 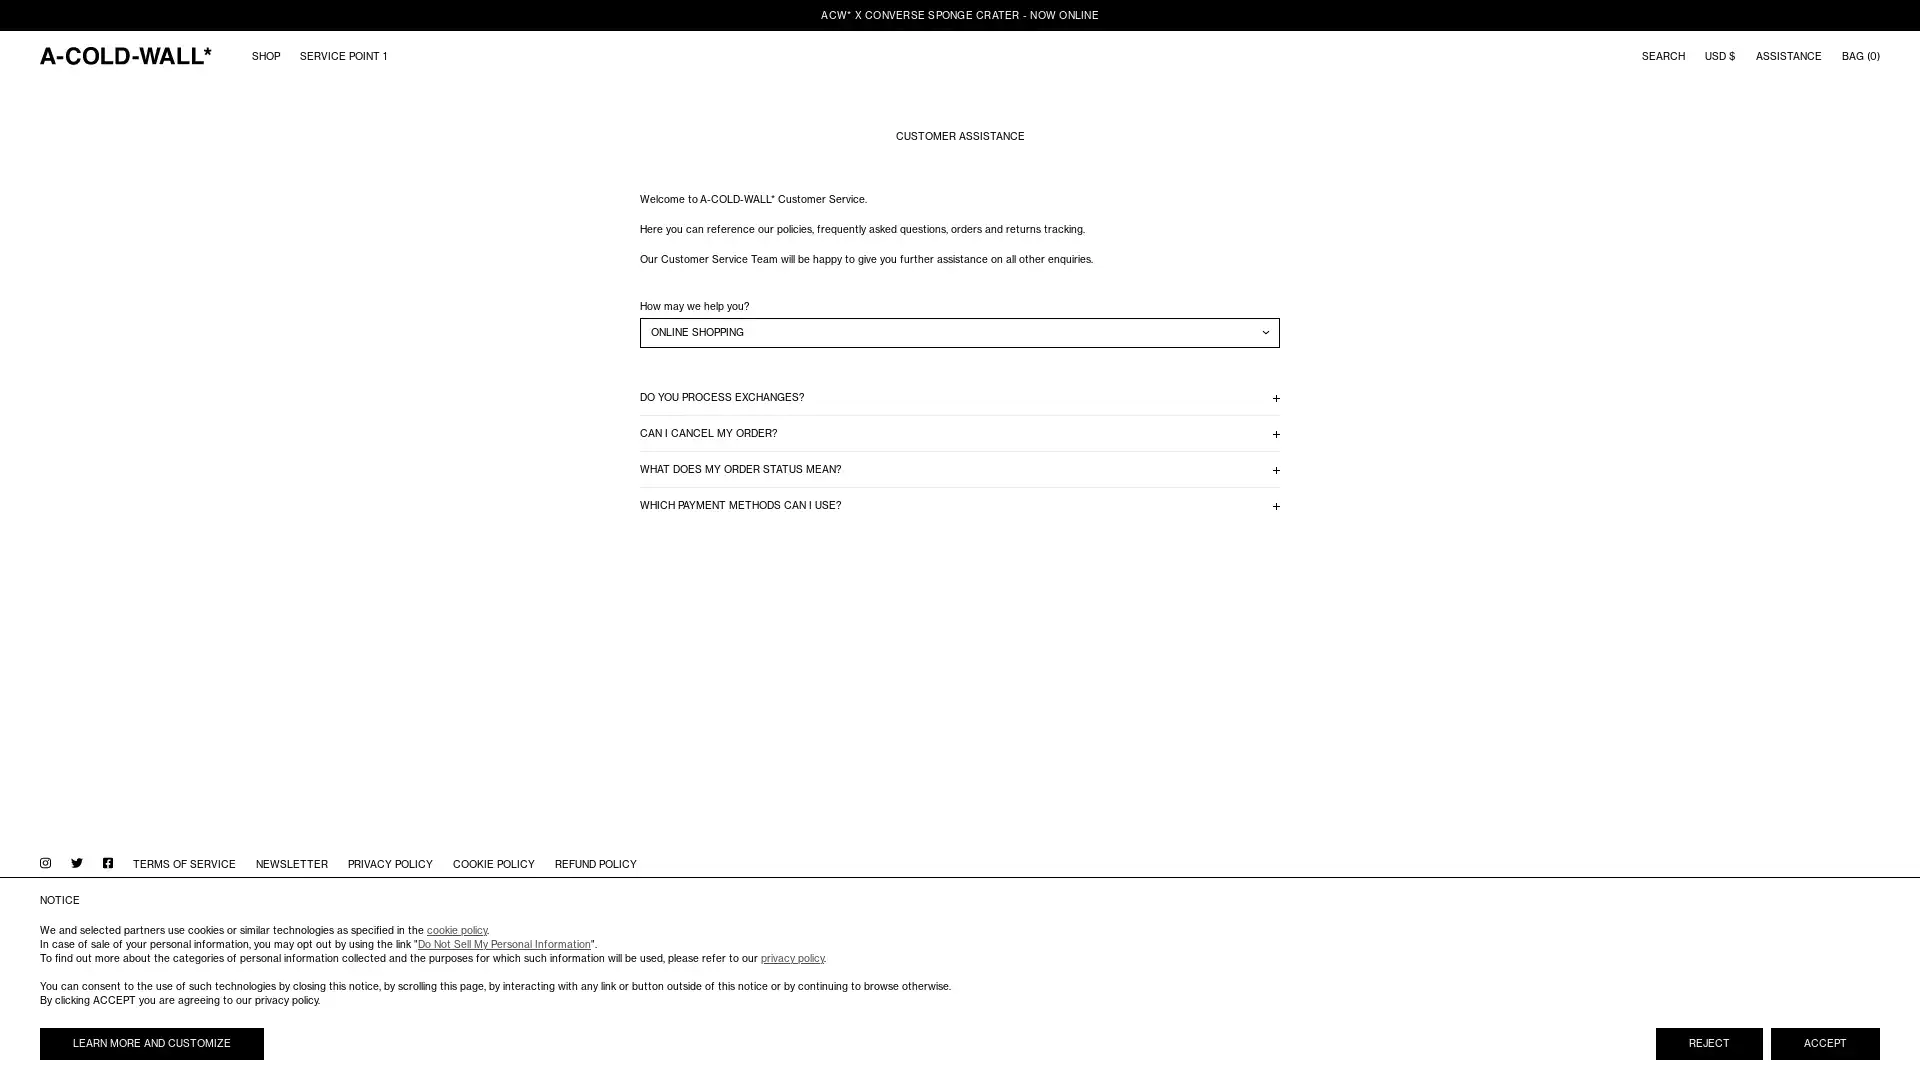 What do you see at coordinates (1825, 1043) in the screenshot?
I see `ACCEPT` at bounding box center [1825, 1043].